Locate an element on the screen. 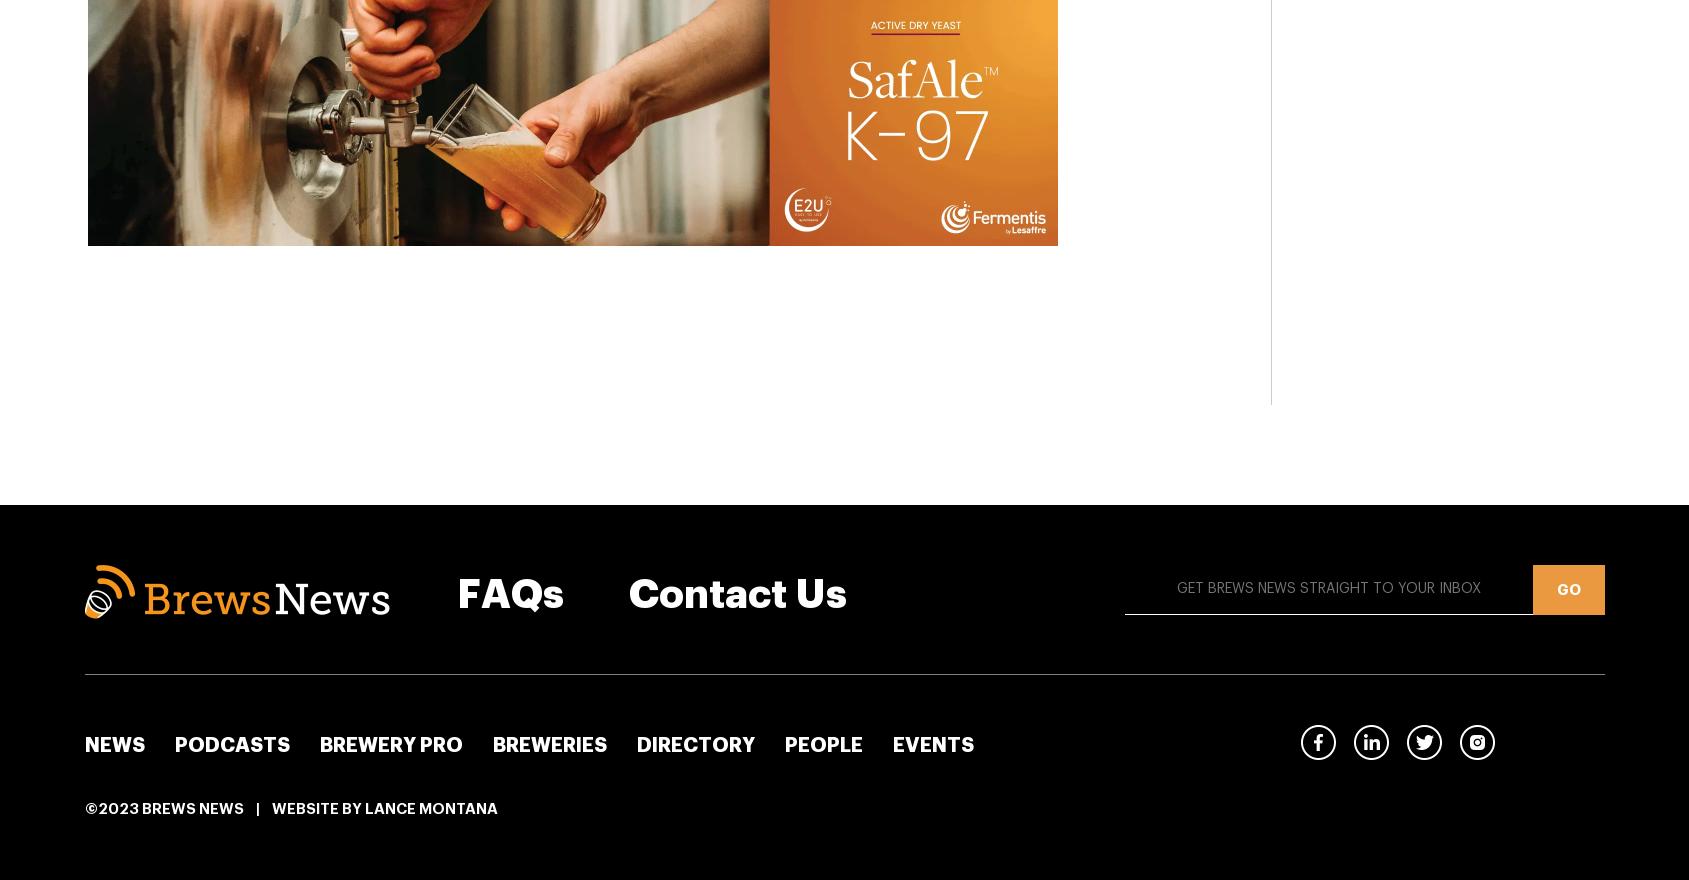  'Contact Us' is located at coordinates (737, 593).